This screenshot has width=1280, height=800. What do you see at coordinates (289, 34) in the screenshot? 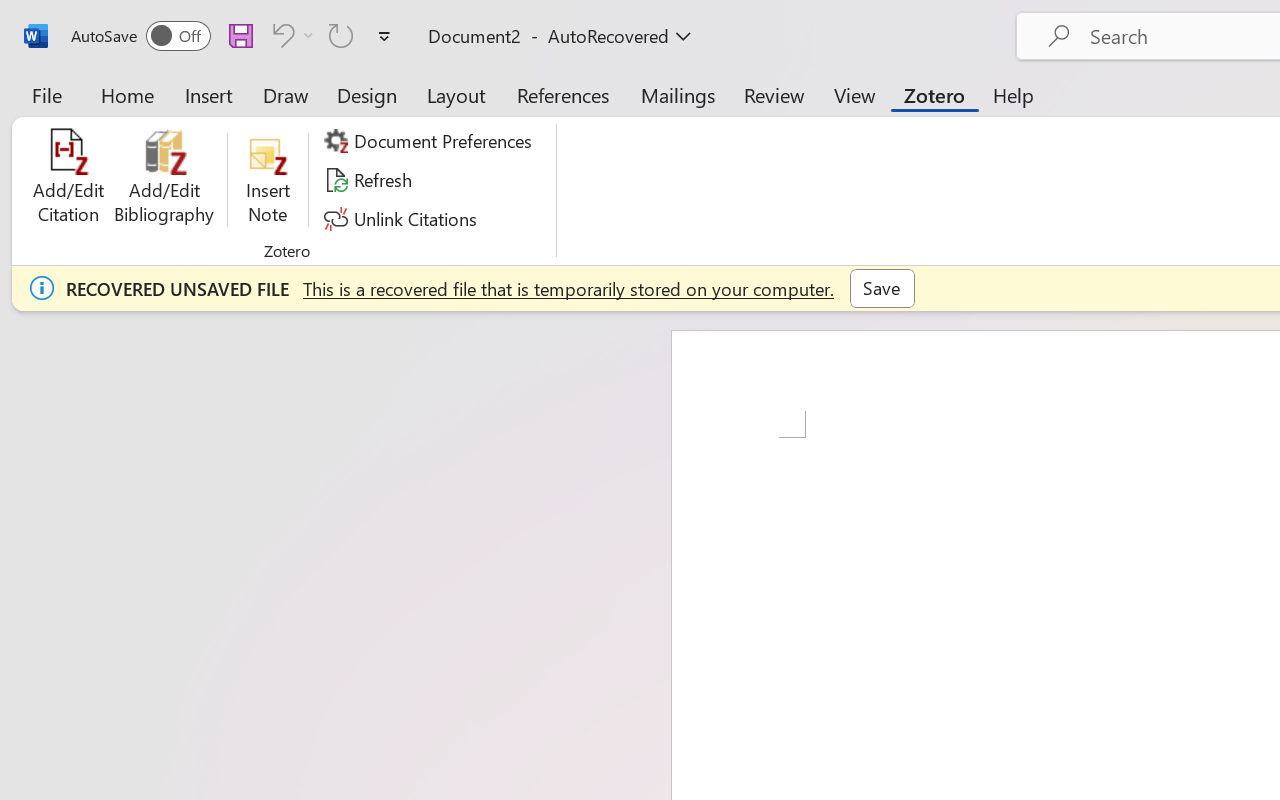
I see `'Can'` at bounding box center [289, 34].